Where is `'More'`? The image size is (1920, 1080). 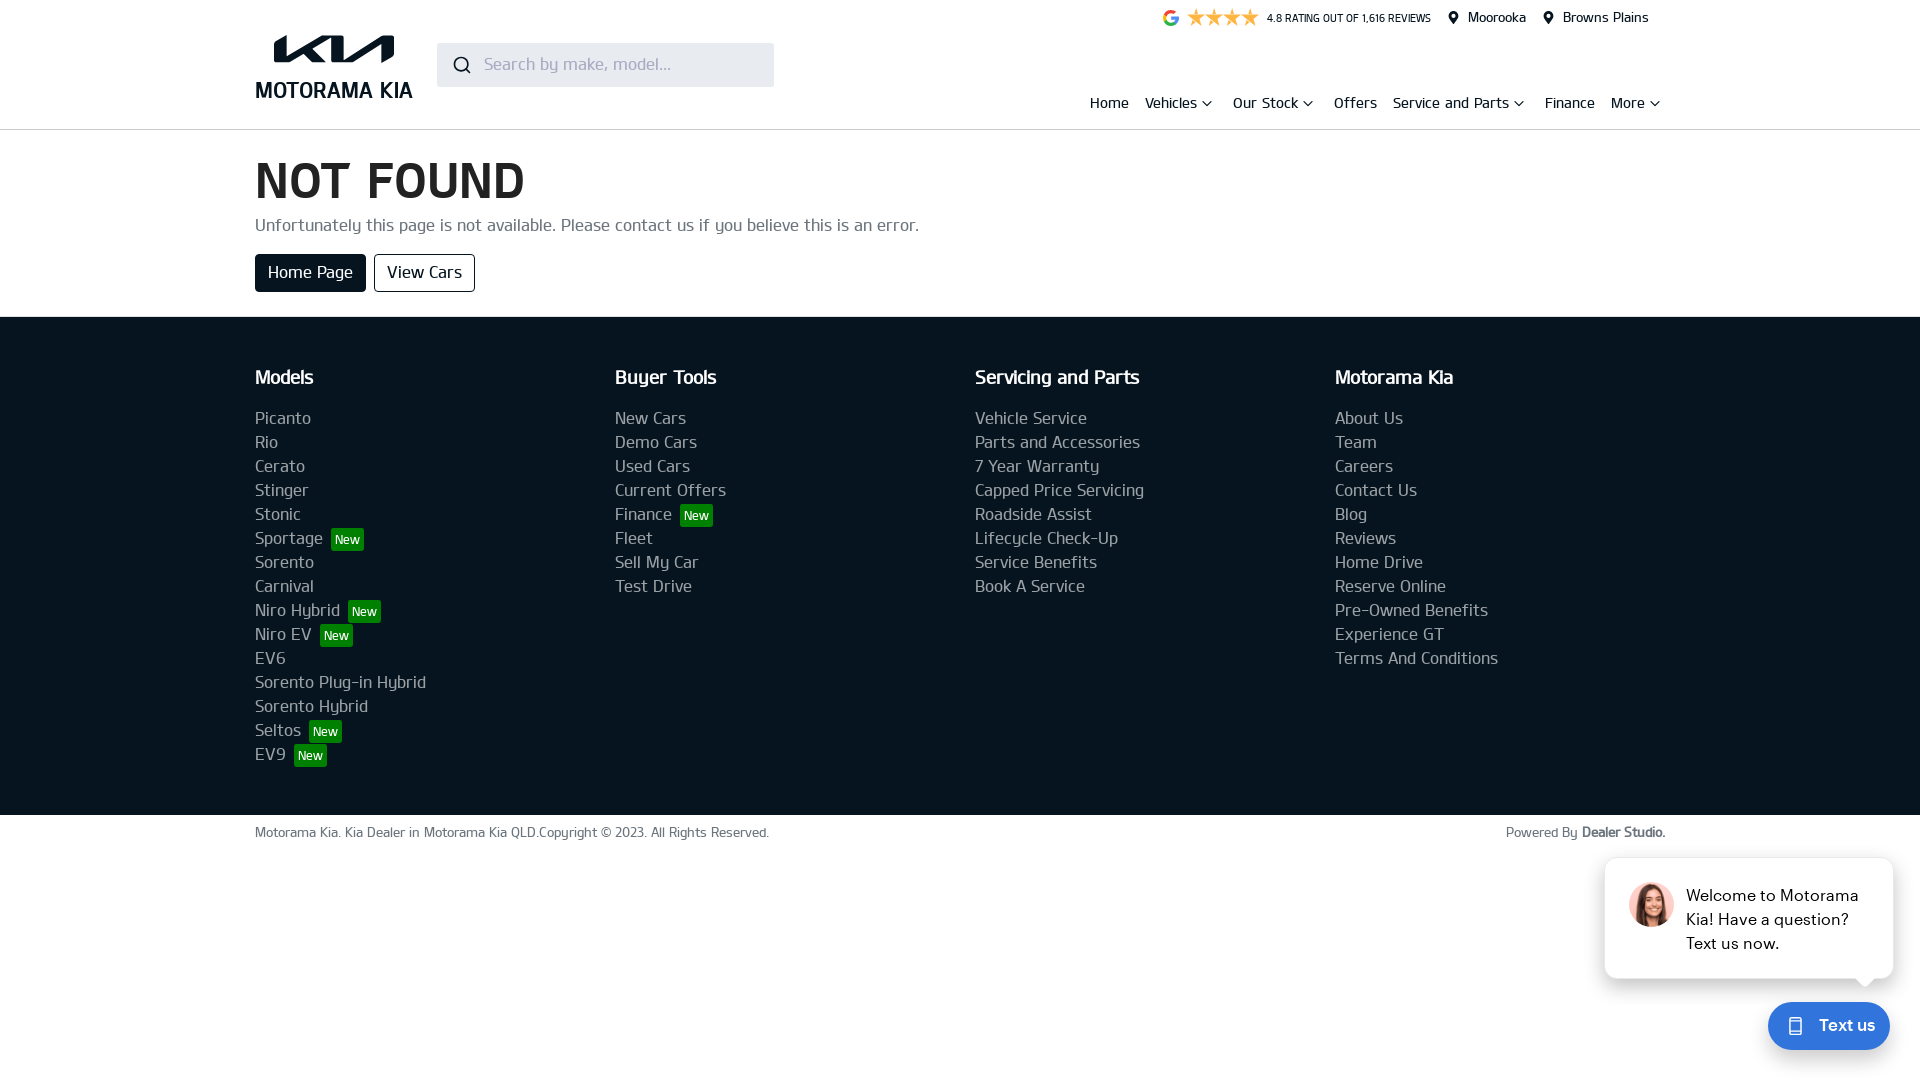 'More' is located at coordinates (1630, 106).